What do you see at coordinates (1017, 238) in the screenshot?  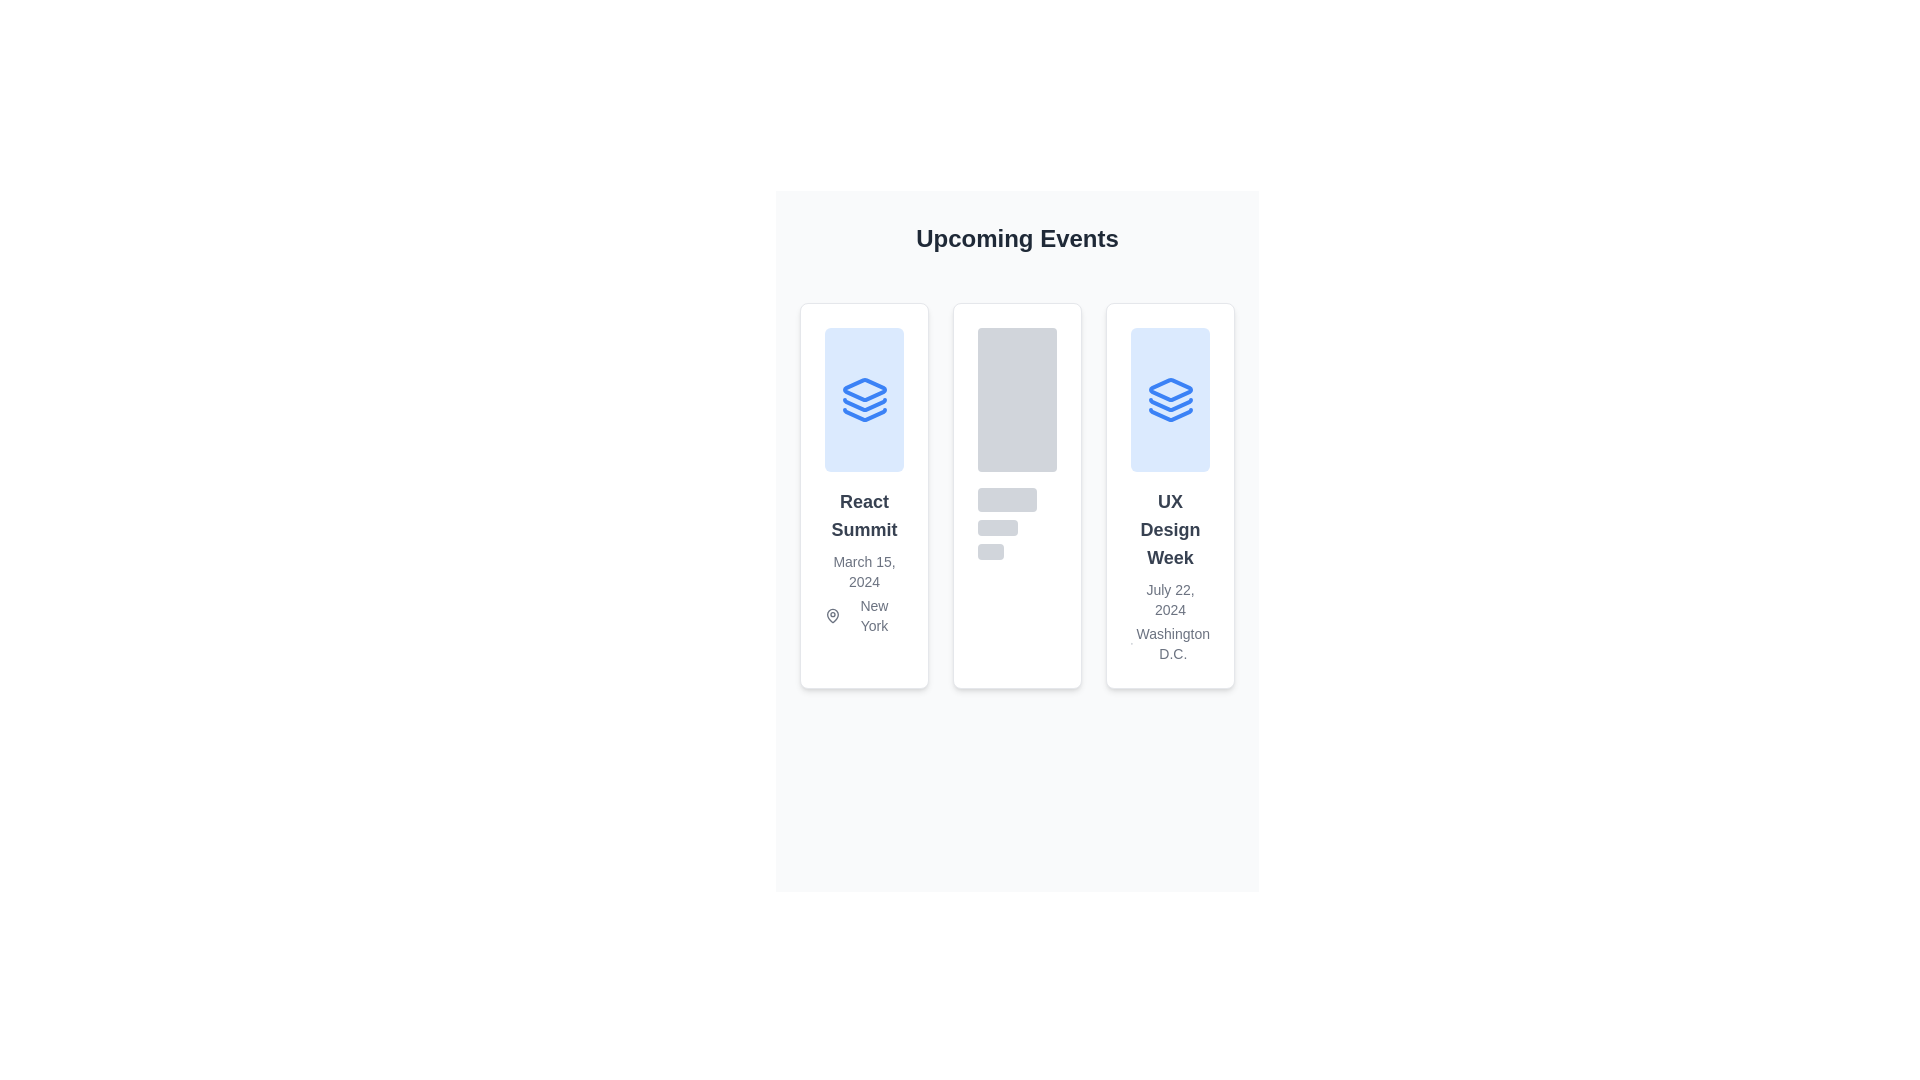 I see `the header text 'Upcoming Events' which is styled with a large bold font, centered alignment, and black color on a grayish background` at bounding box center [1017, 238].